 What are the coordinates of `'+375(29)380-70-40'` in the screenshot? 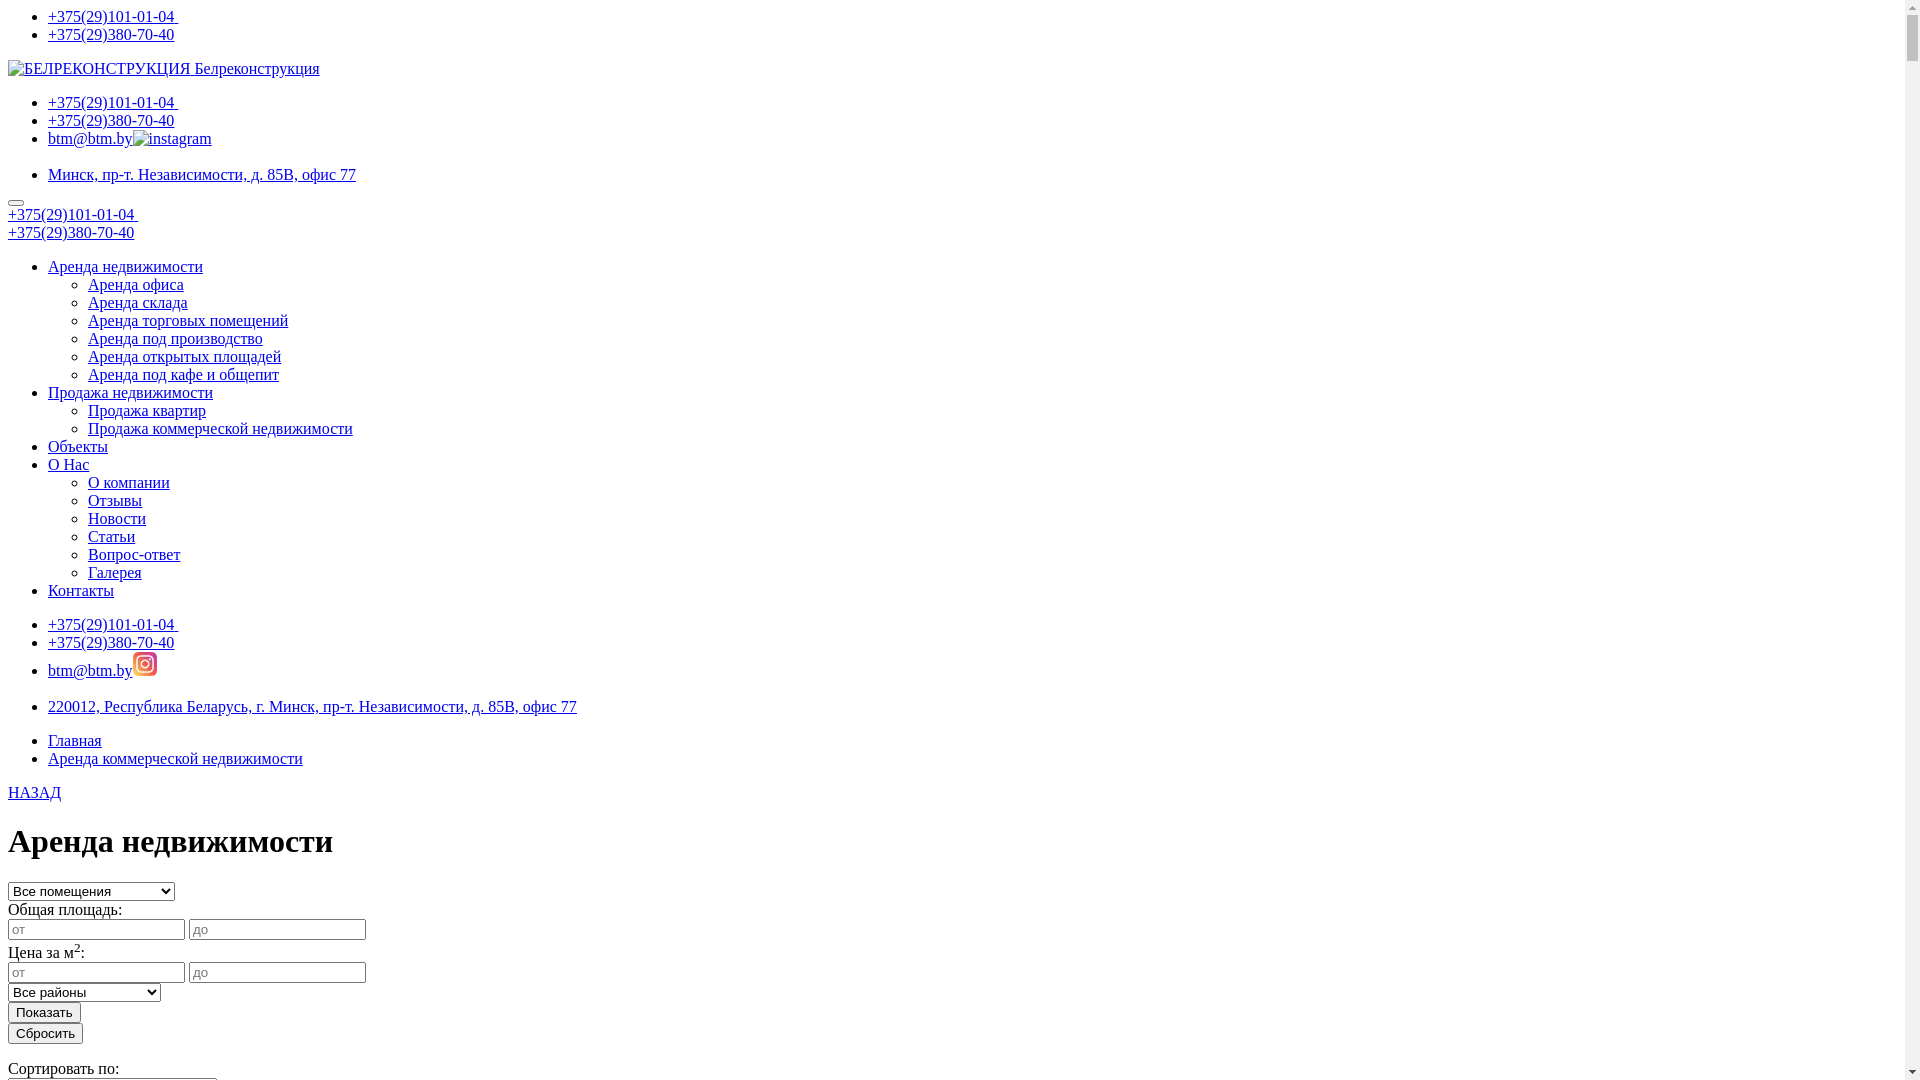 It's located at (48, 120).